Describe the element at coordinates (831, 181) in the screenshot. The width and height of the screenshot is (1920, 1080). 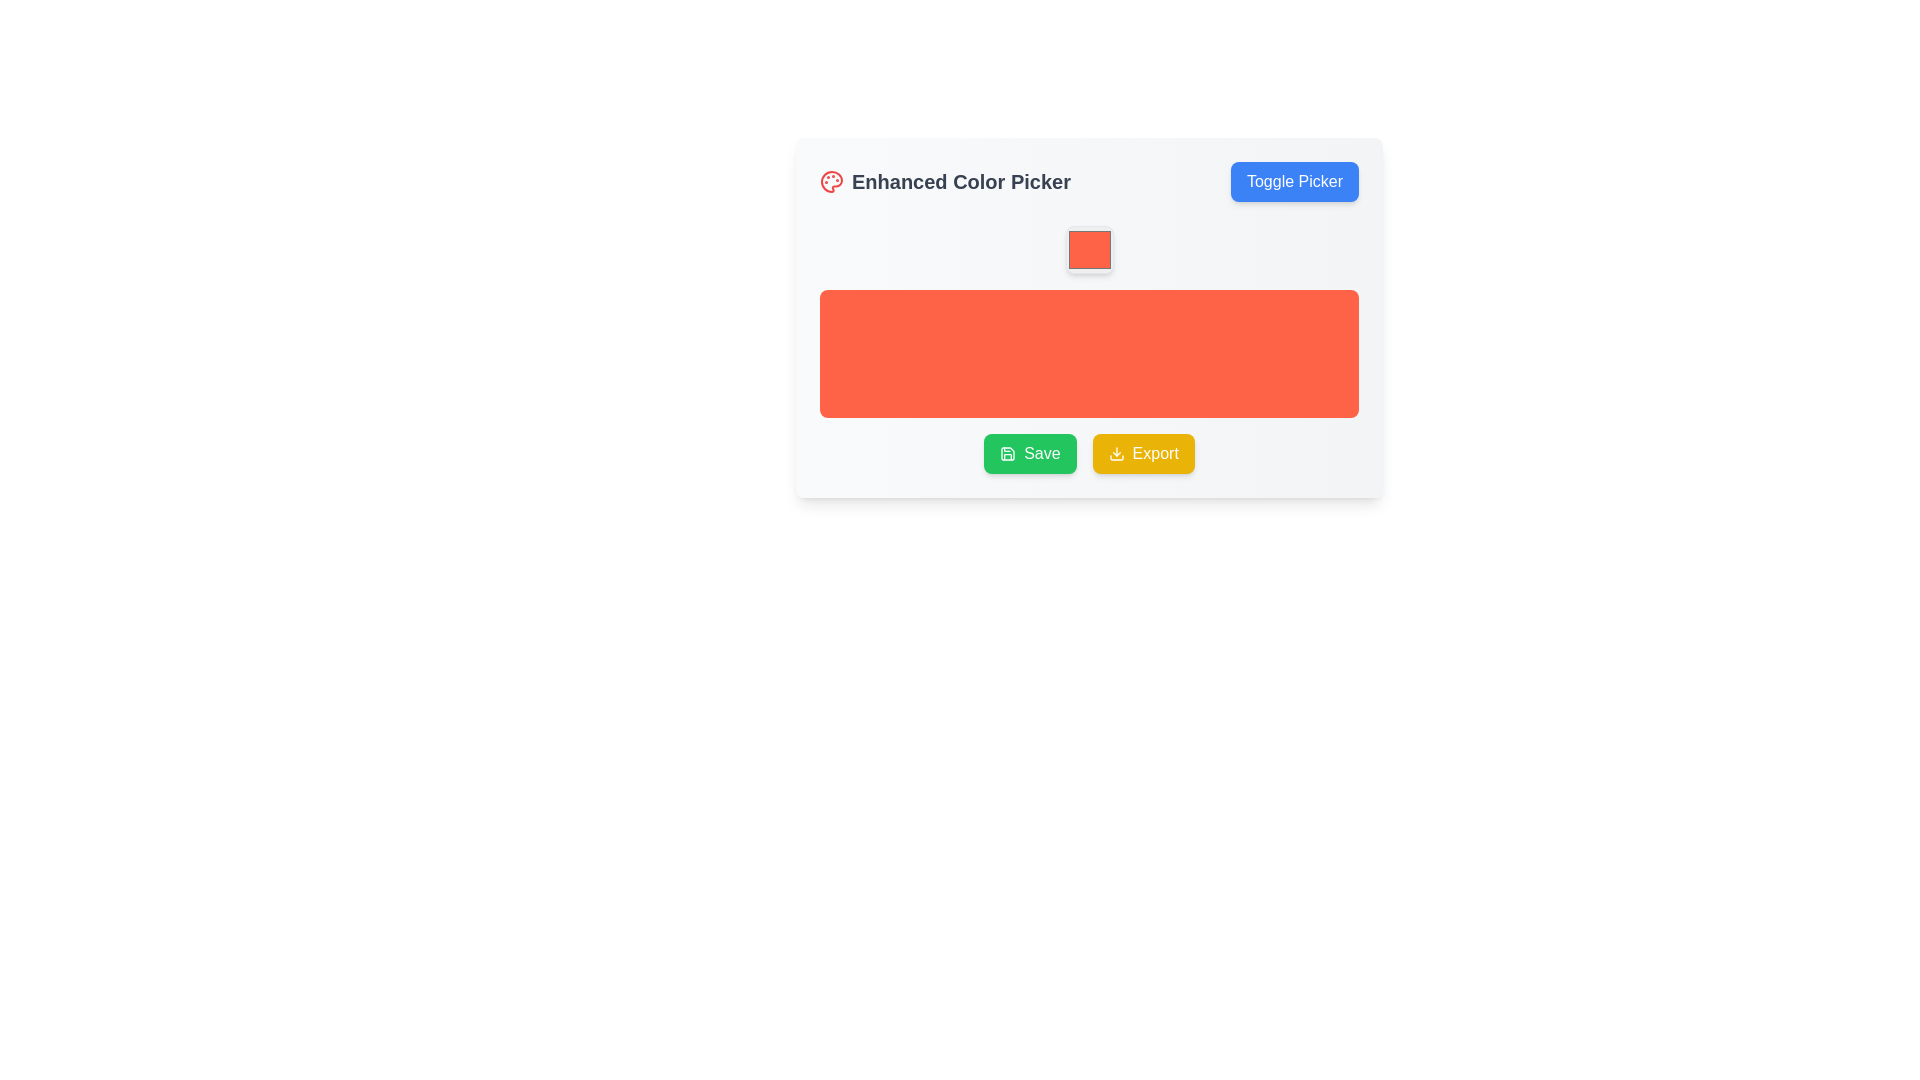
I see `the clickable red palette icon located at the top left corner of the interface, next to the 'Enhanced Color Picker' label` at that location.